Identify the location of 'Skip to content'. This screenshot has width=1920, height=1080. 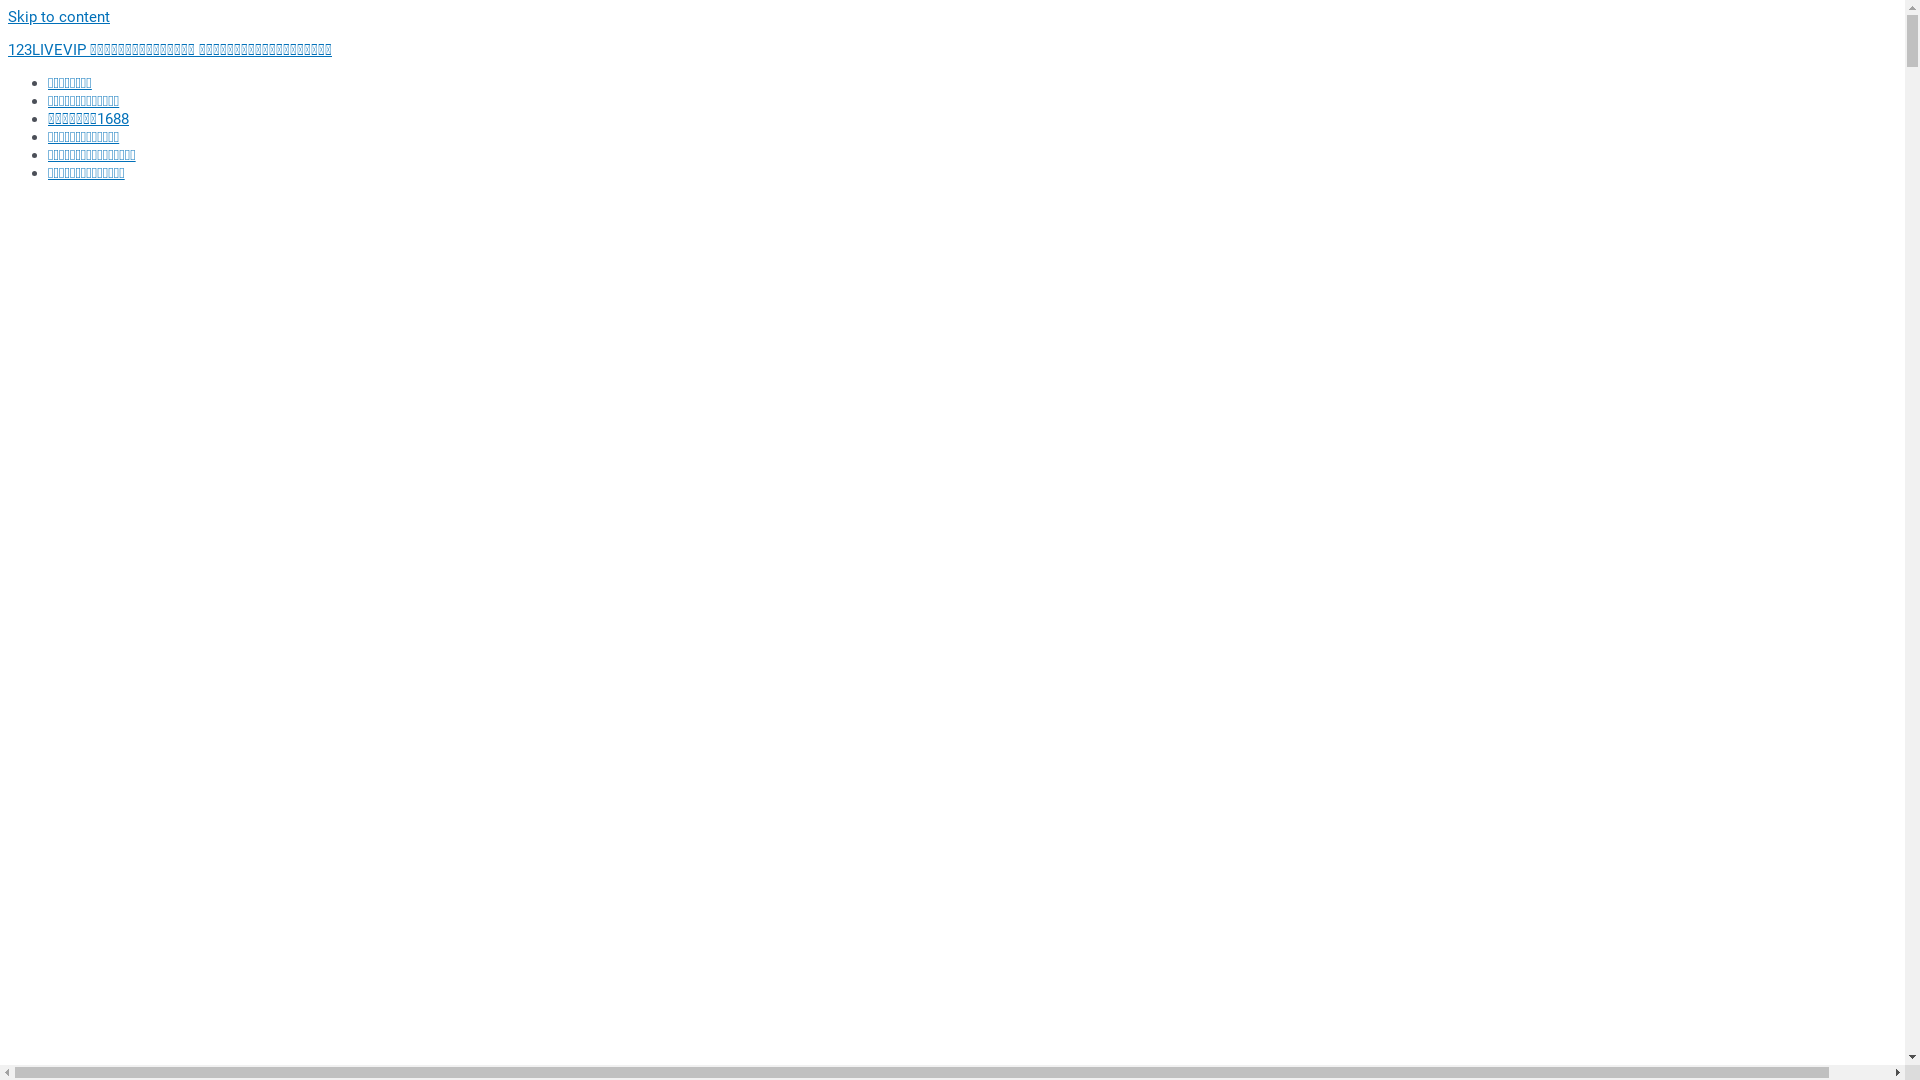
(8, 16).